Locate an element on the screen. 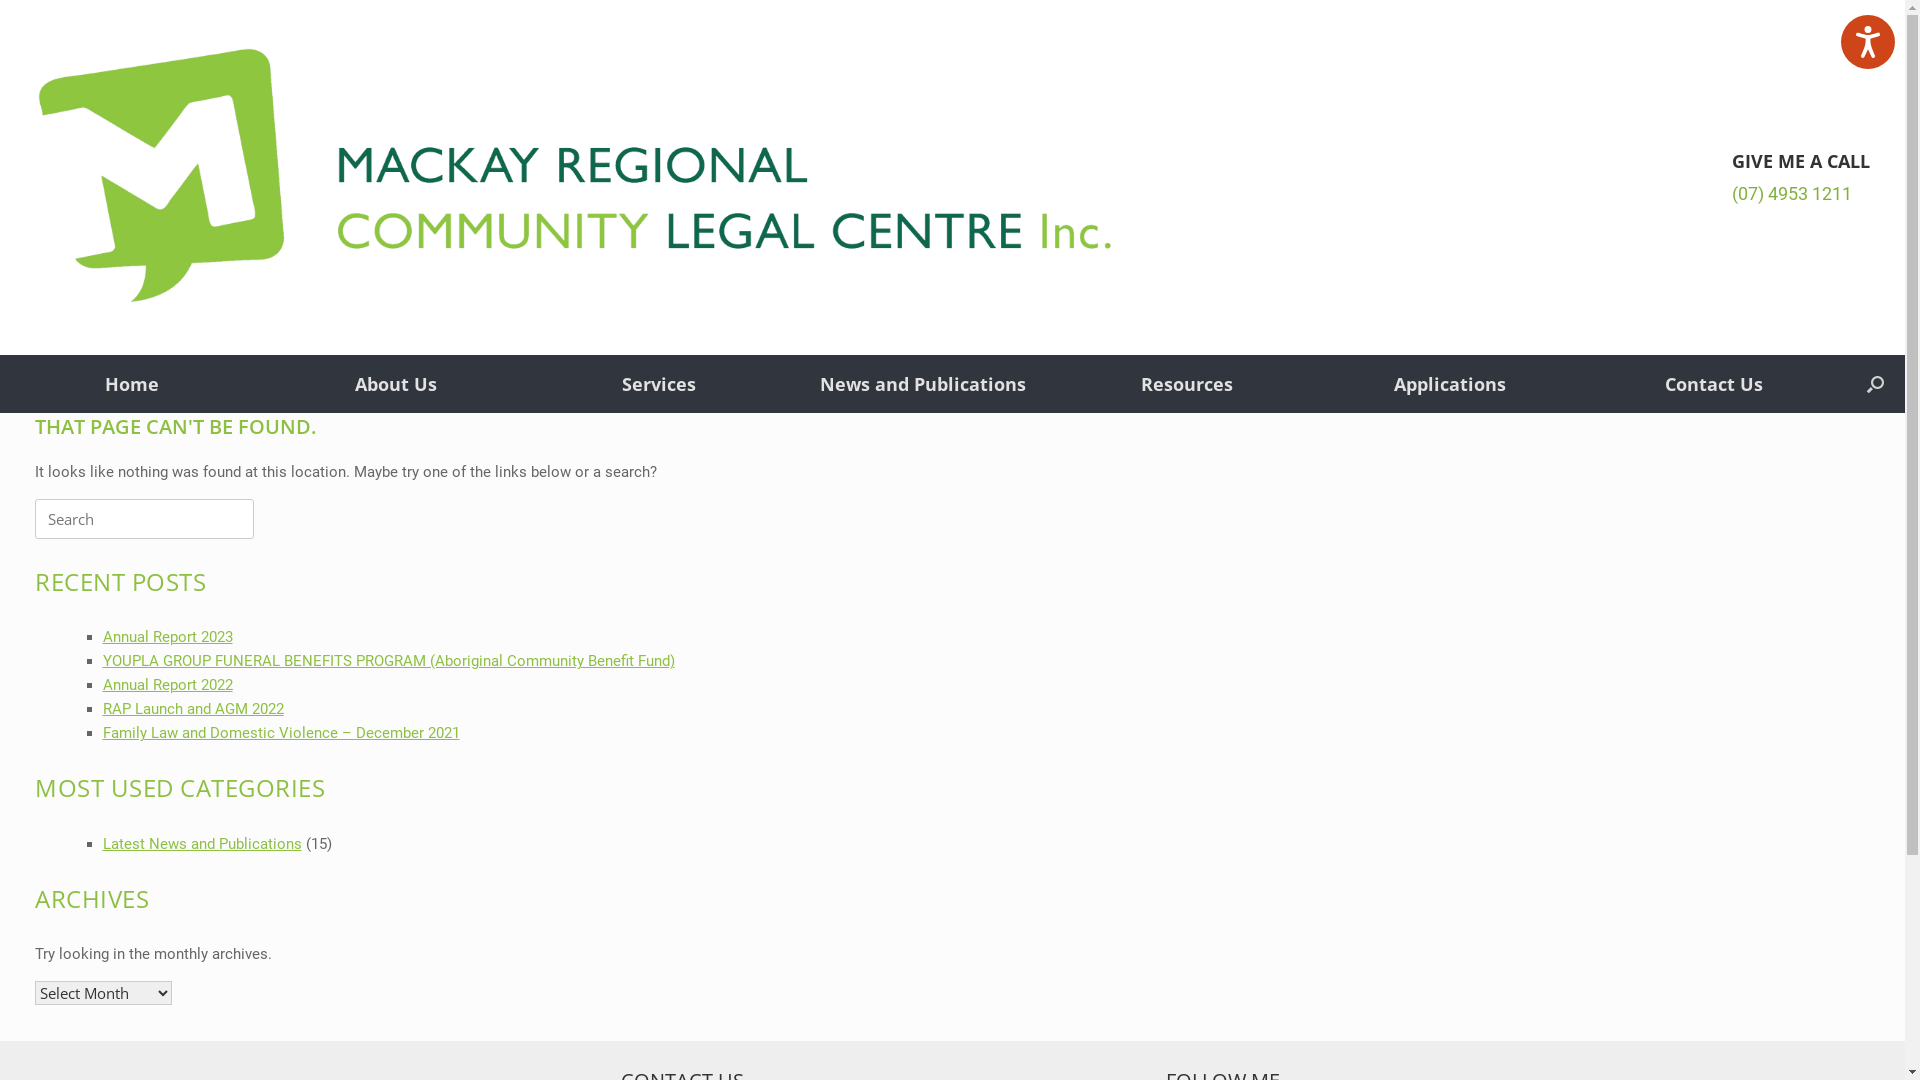  'Annual Report 2022' is located at coordinates (167, 684).